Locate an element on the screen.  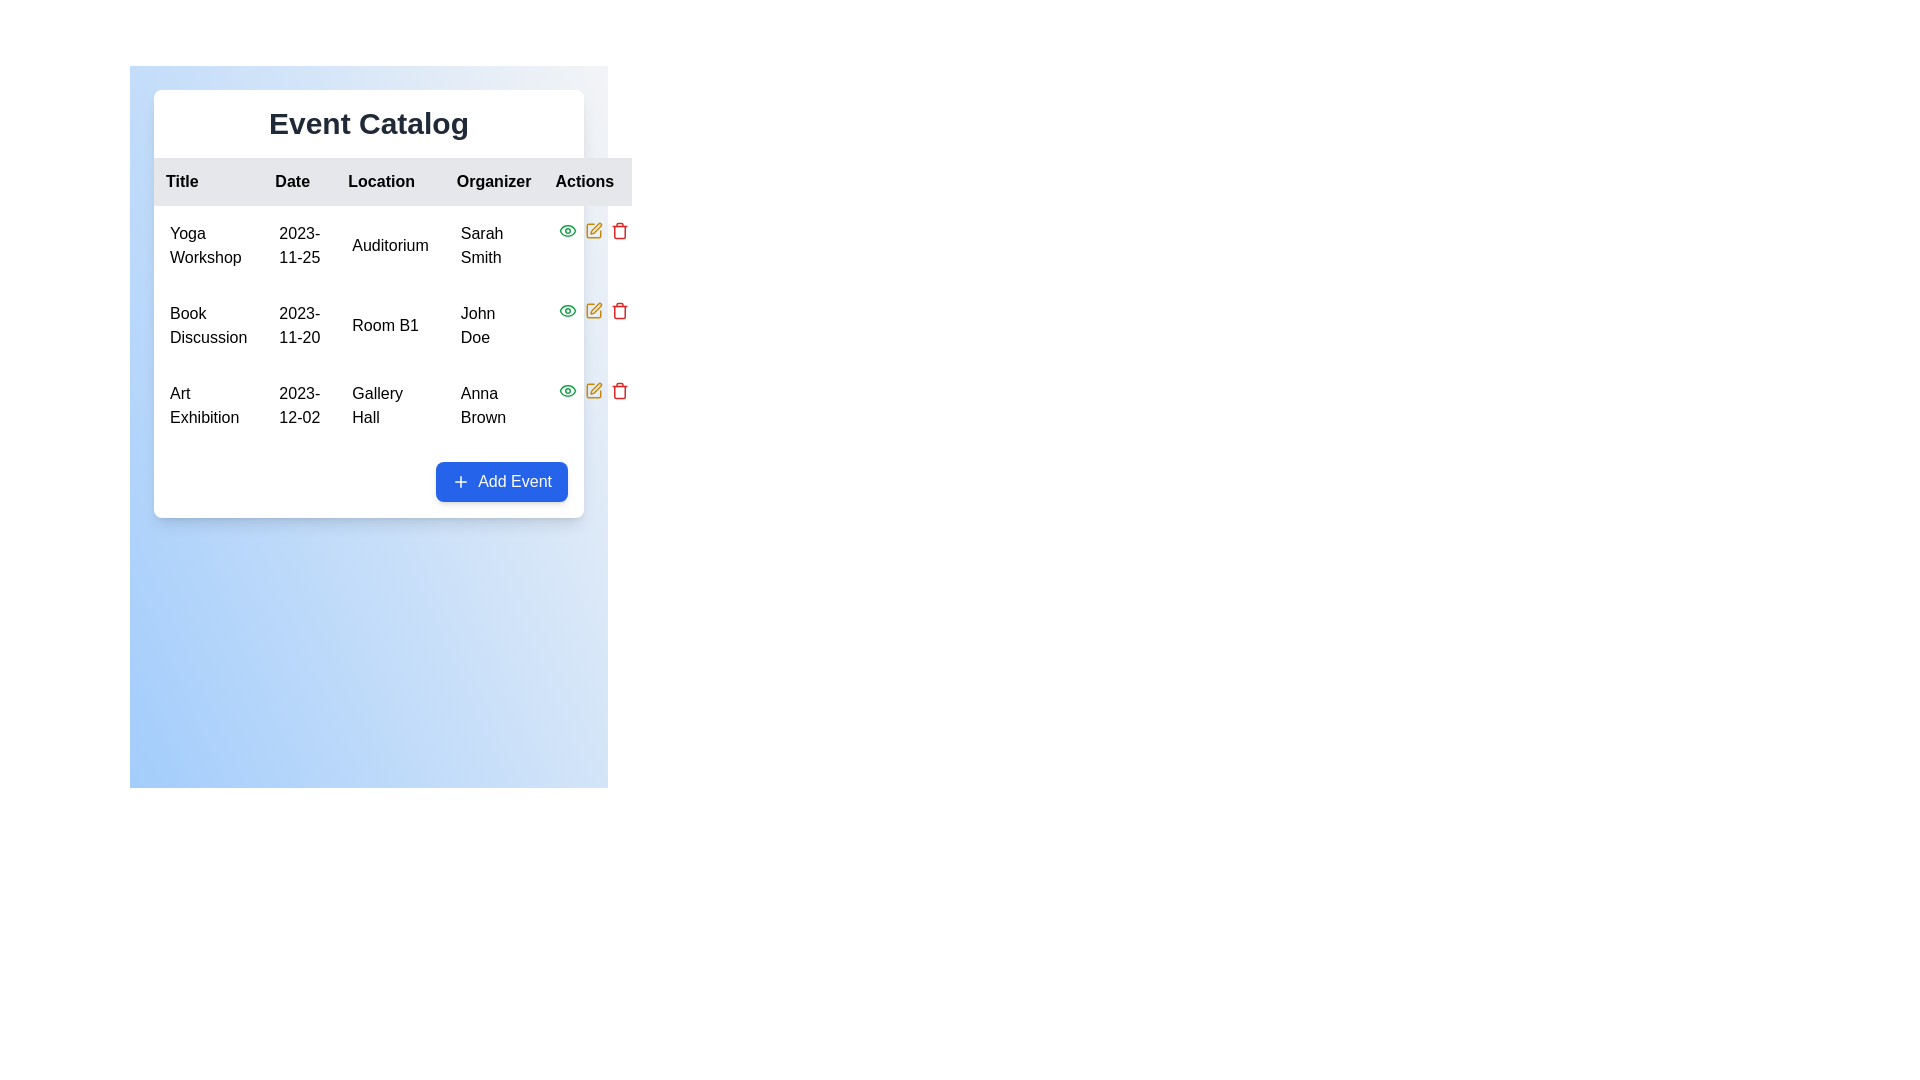
the edit action icon for the 'Book Discussion' event, which is located in the 'Actions' column of the second row in the table and is the leftmost icon is located at coordinates (593, 230).